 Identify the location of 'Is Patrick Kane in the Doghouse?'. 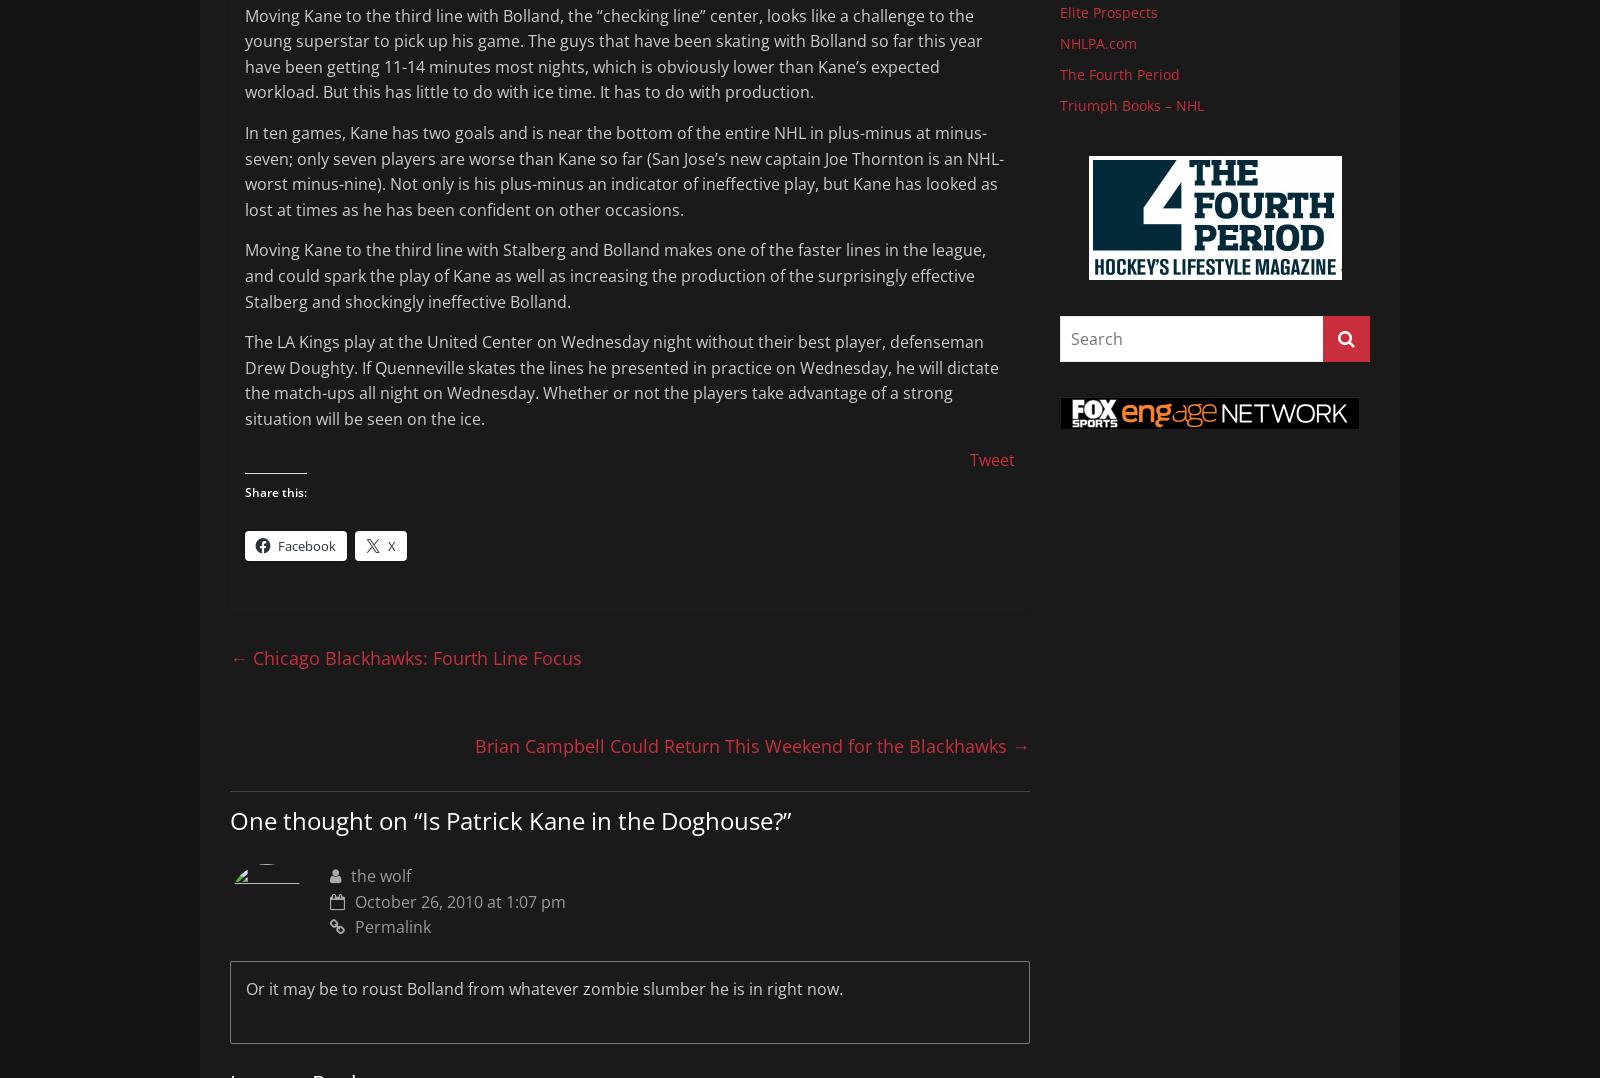
(420, 820).